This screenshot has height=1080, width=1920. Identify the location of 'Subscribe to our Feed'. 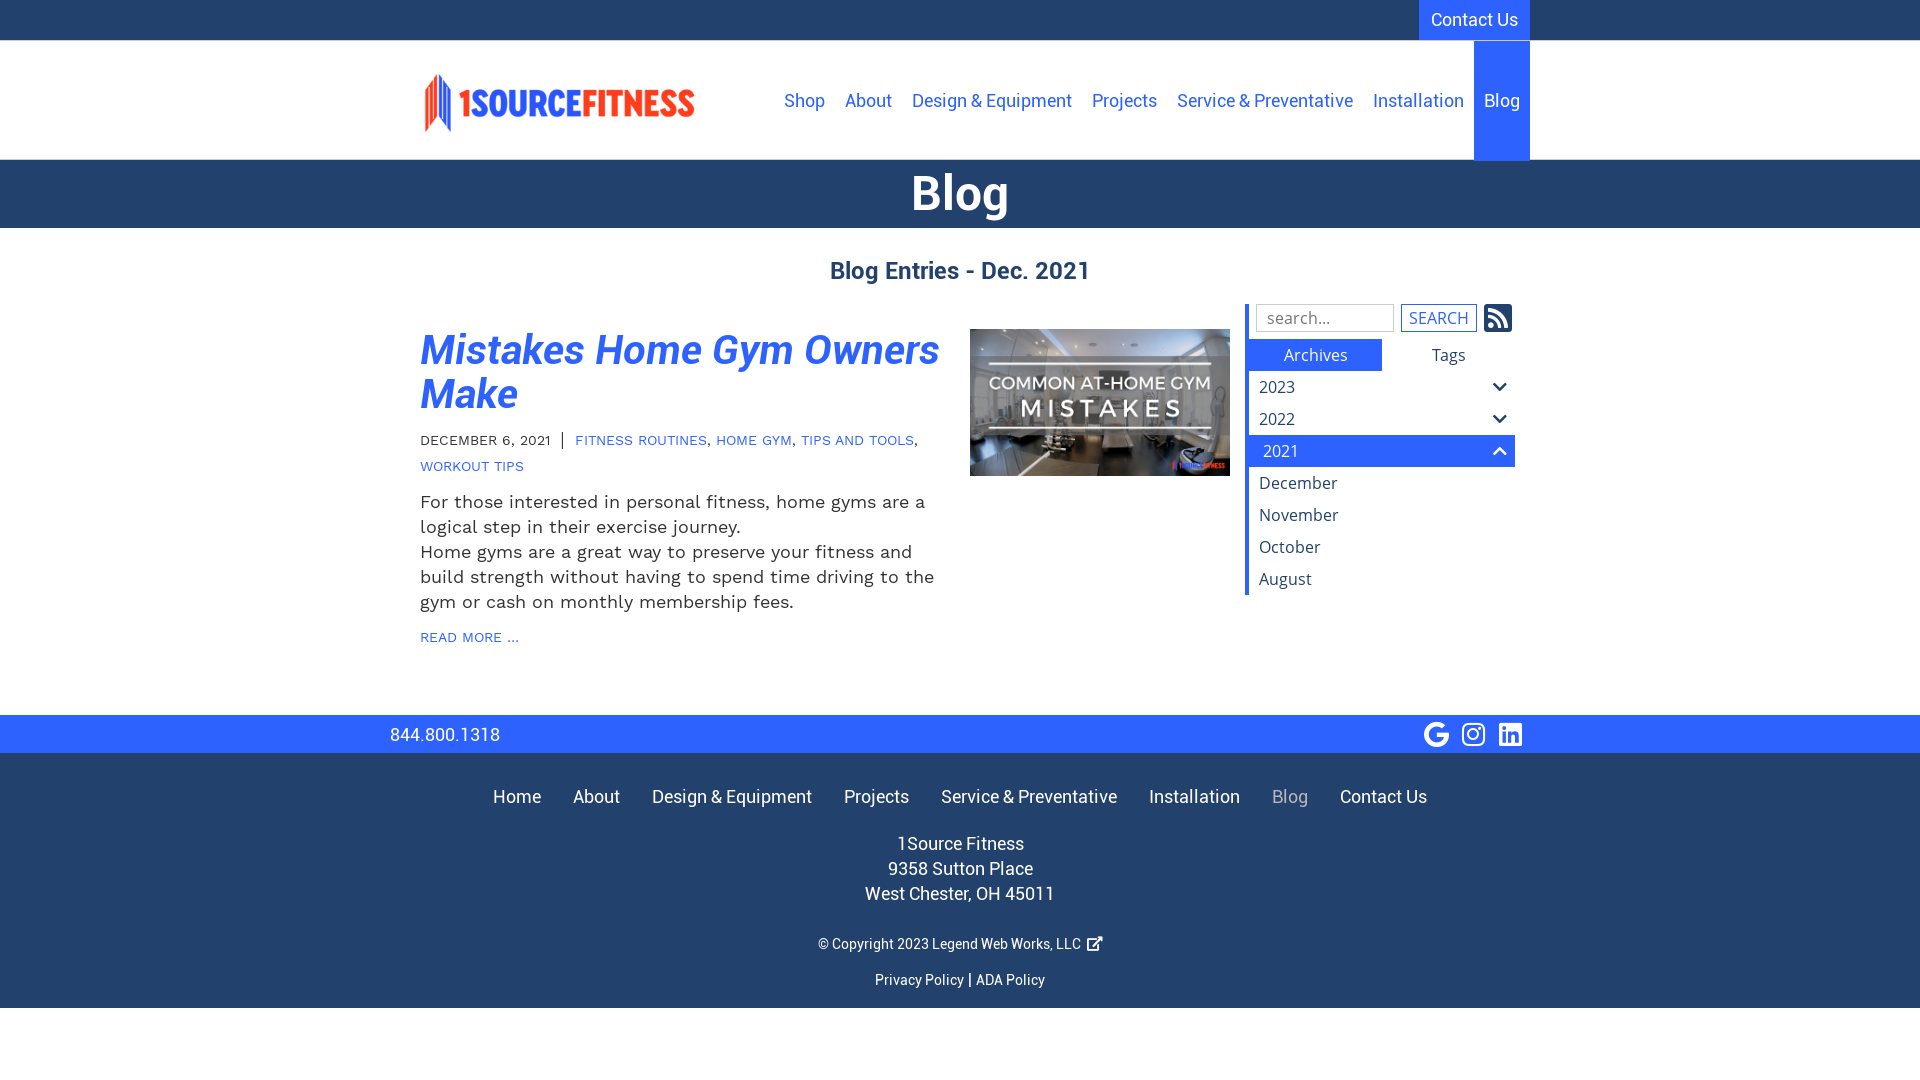
(1497, 316).